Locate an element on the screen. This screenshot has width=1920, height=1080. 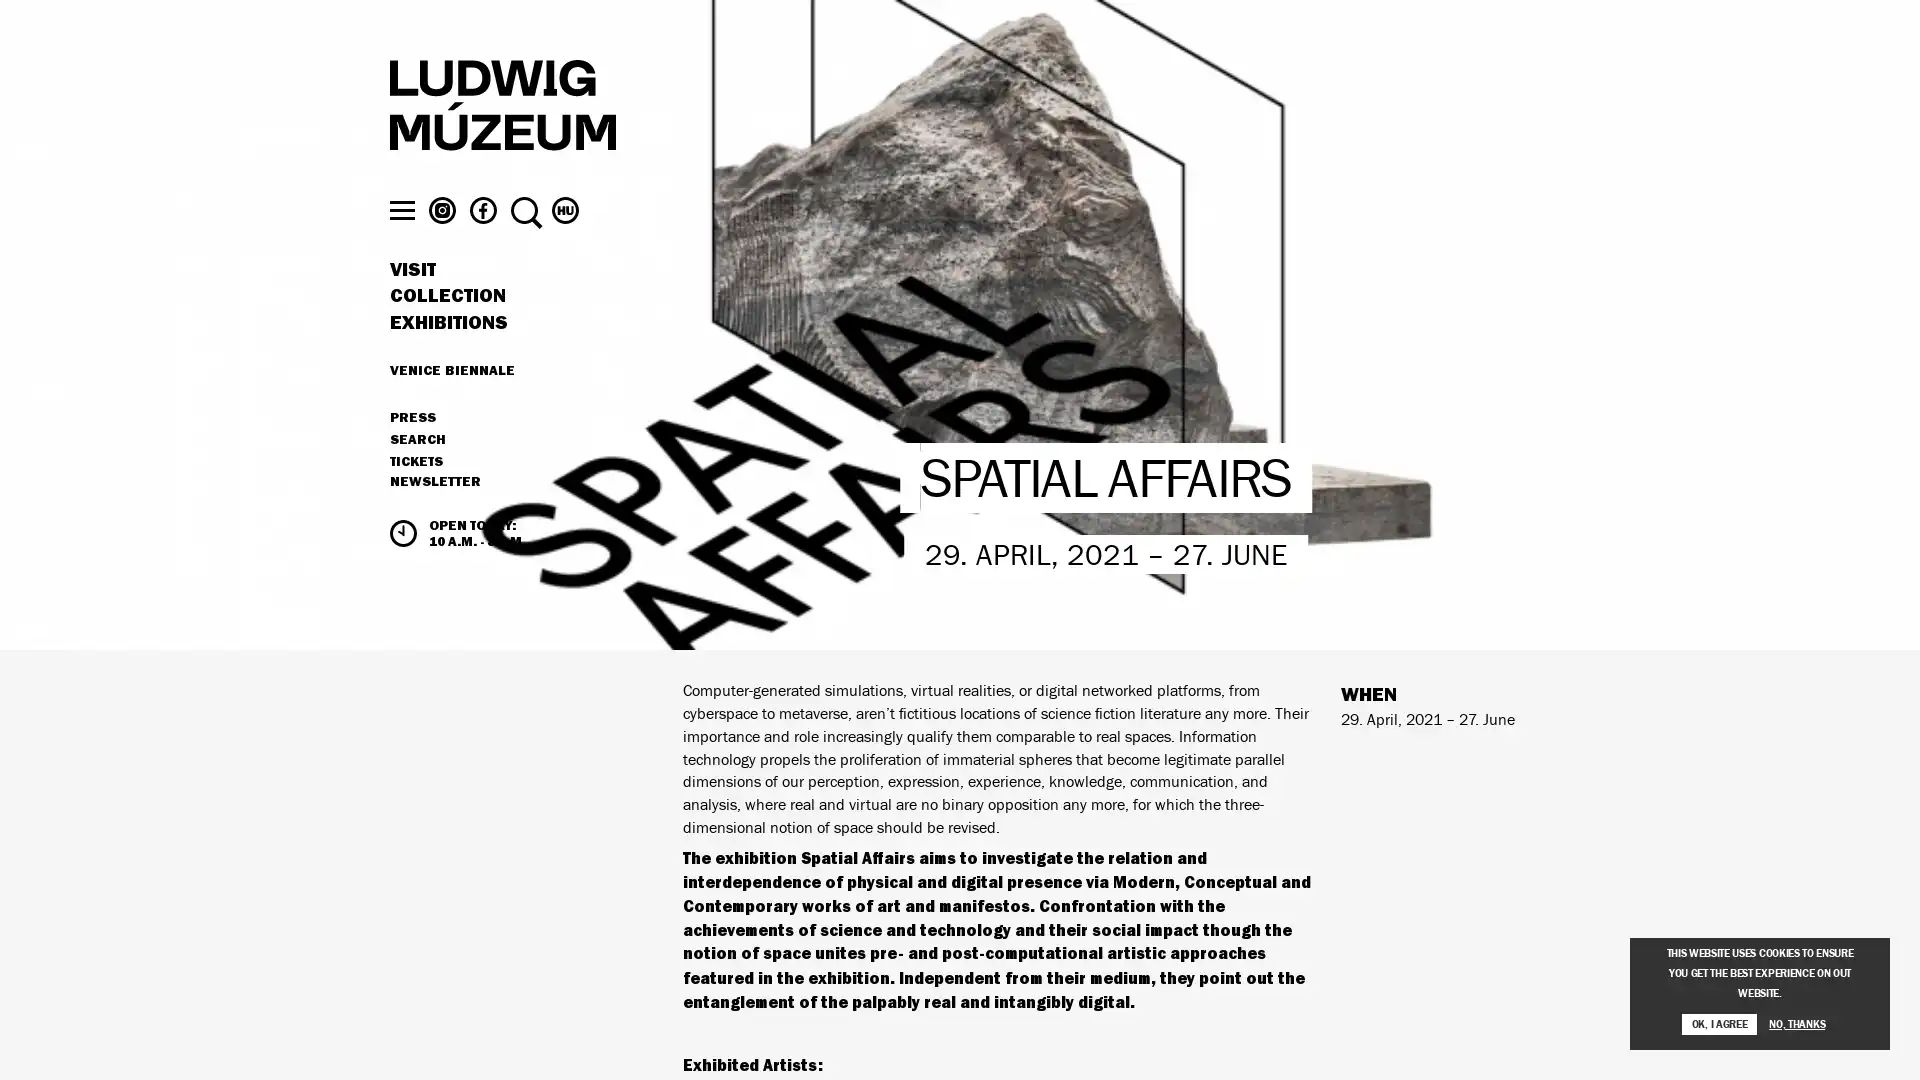
OK, I AGREE is located at coordinates (1717, 1024).